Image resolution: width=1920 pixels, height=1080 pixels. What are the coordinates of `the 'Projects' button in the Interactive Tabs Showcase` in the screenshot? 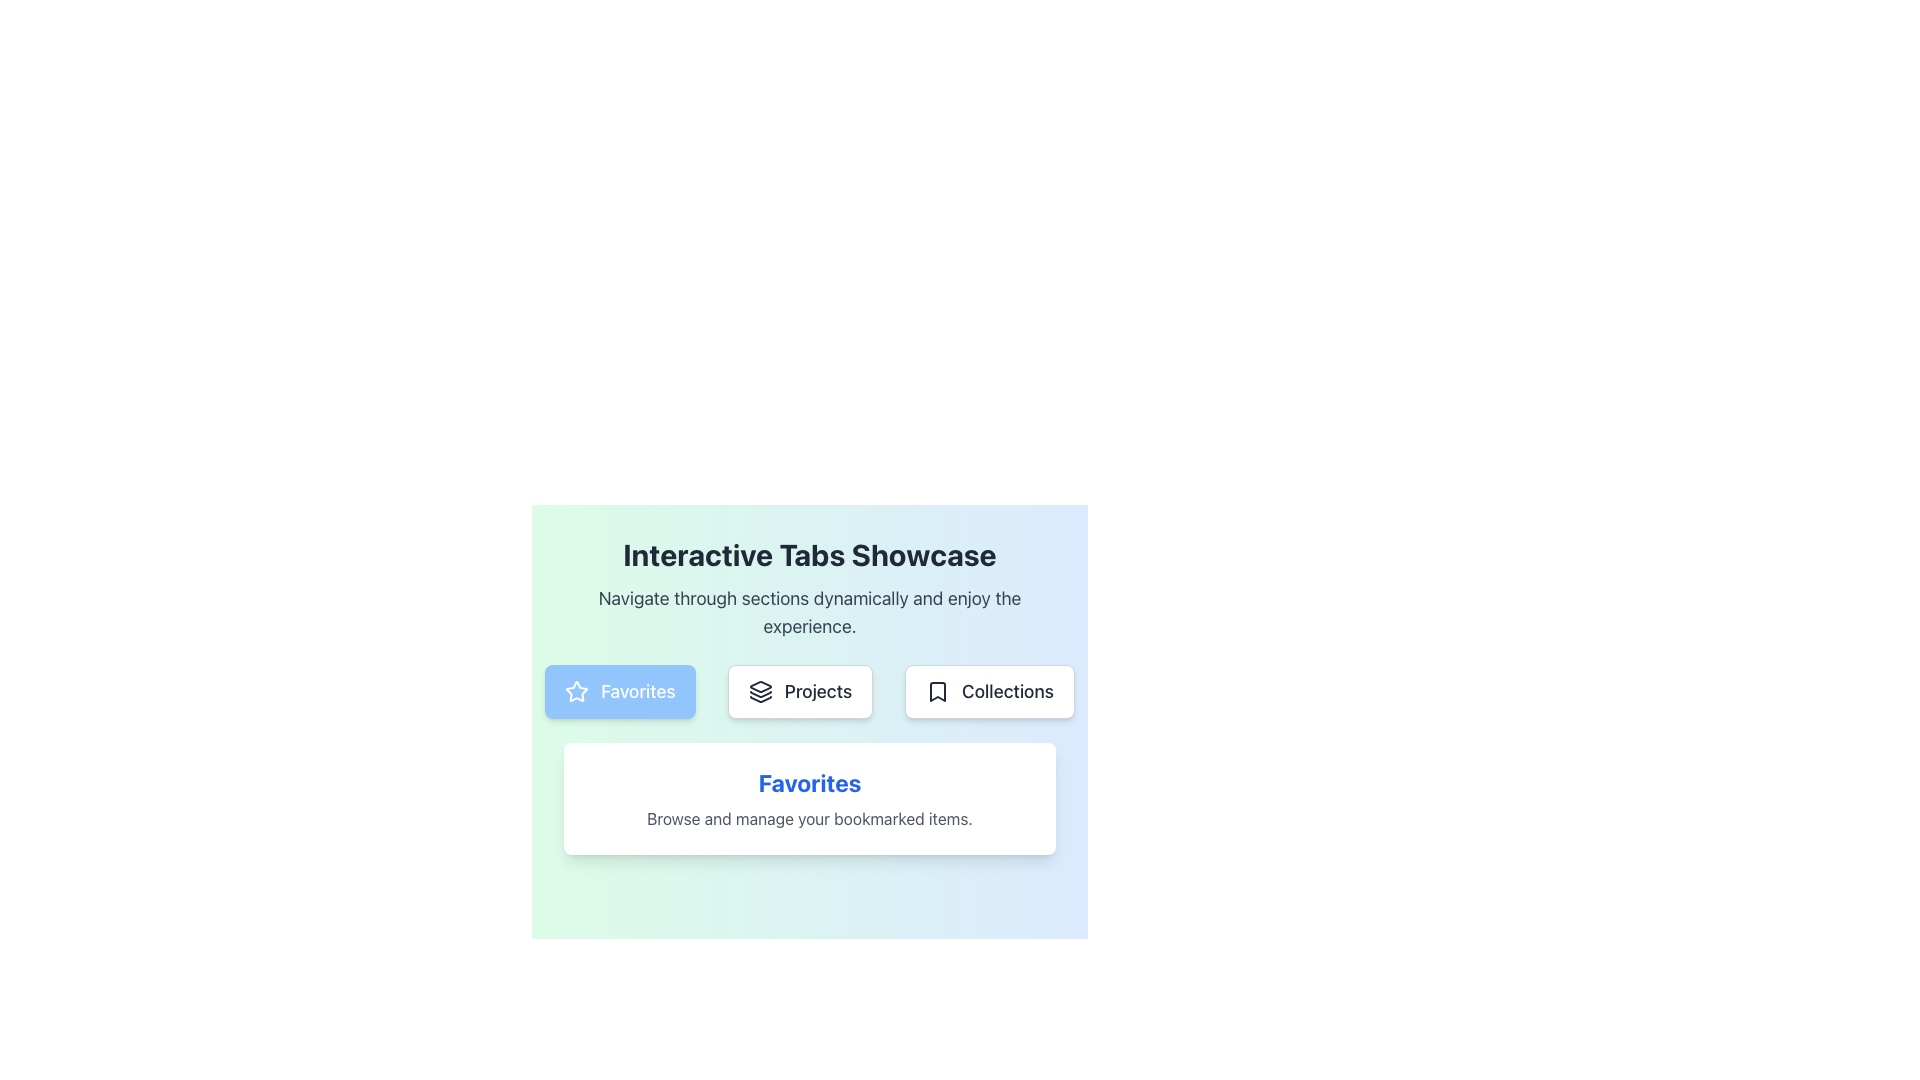 It's located at (810, 690).